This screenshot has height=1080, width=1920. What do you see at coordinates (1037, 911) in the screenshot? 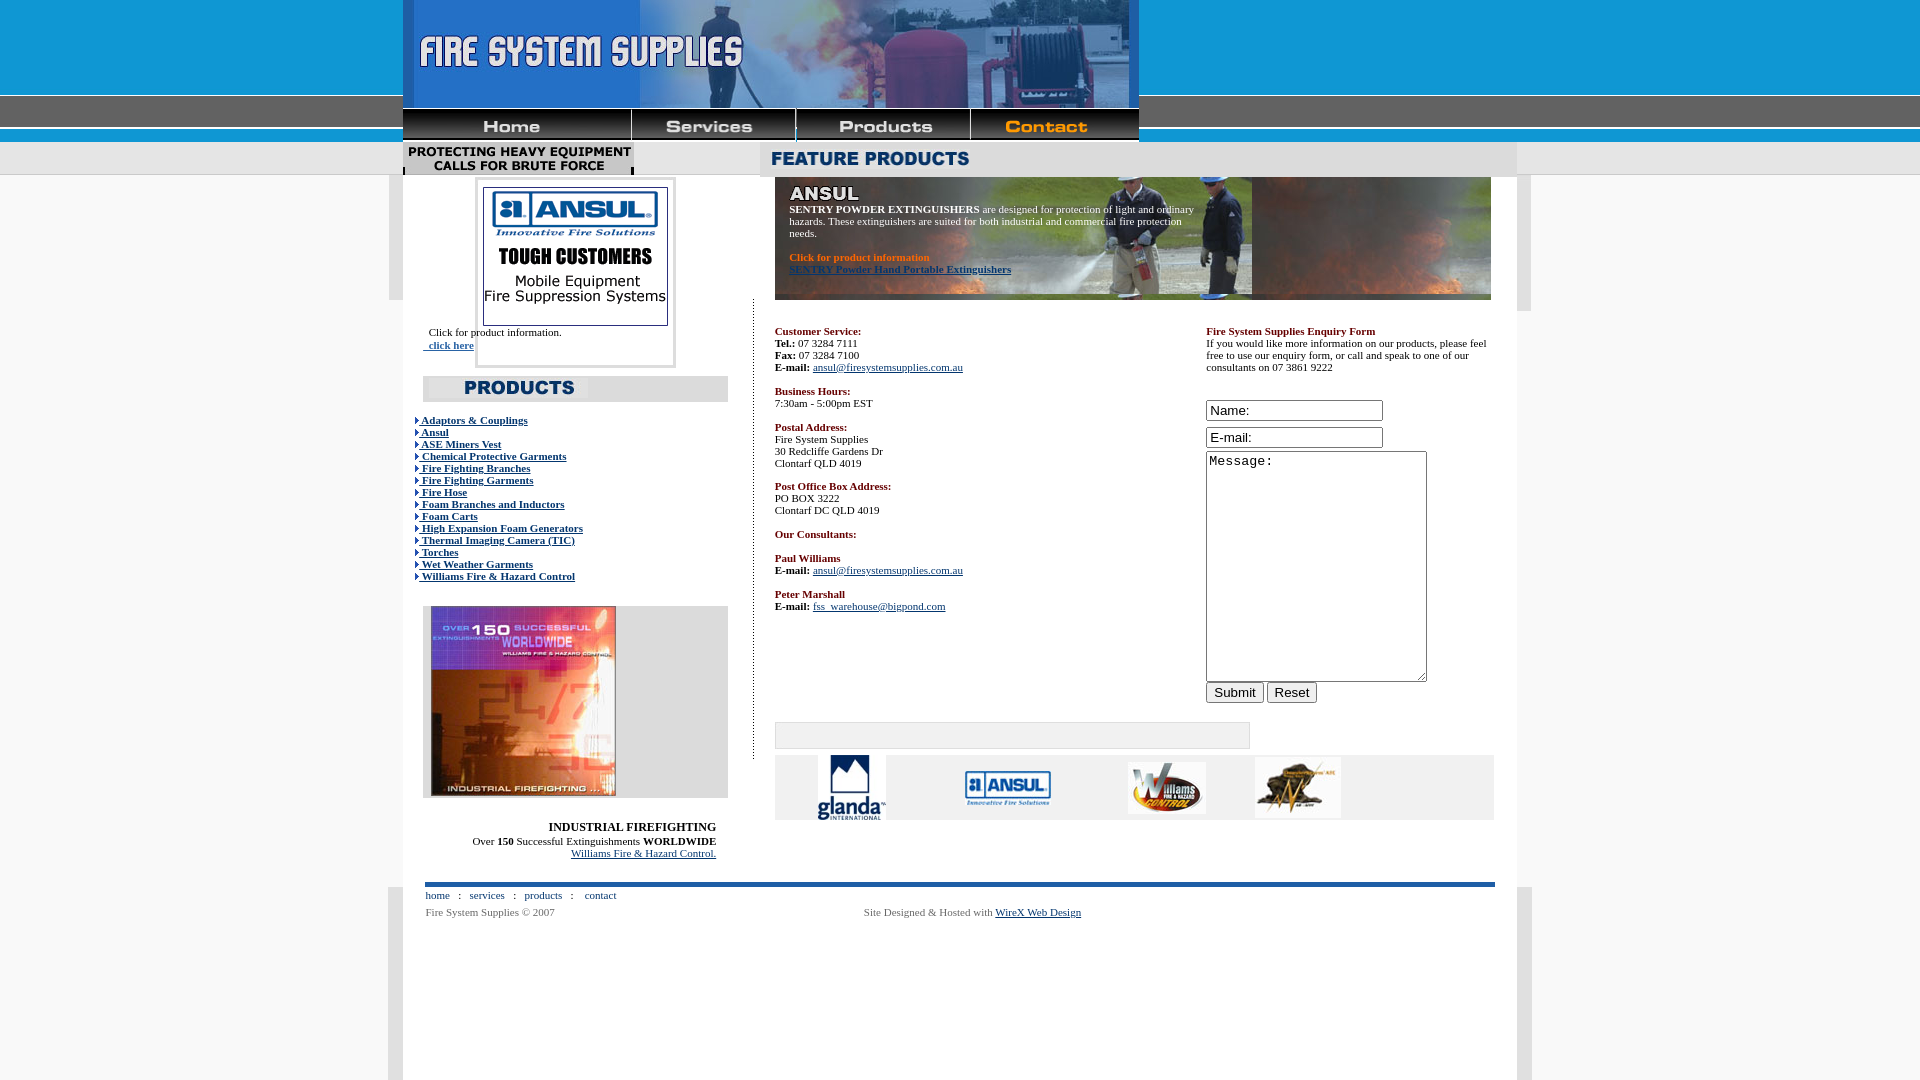
I see `'WireX Web Design'` at bounding box center [1037, 911].